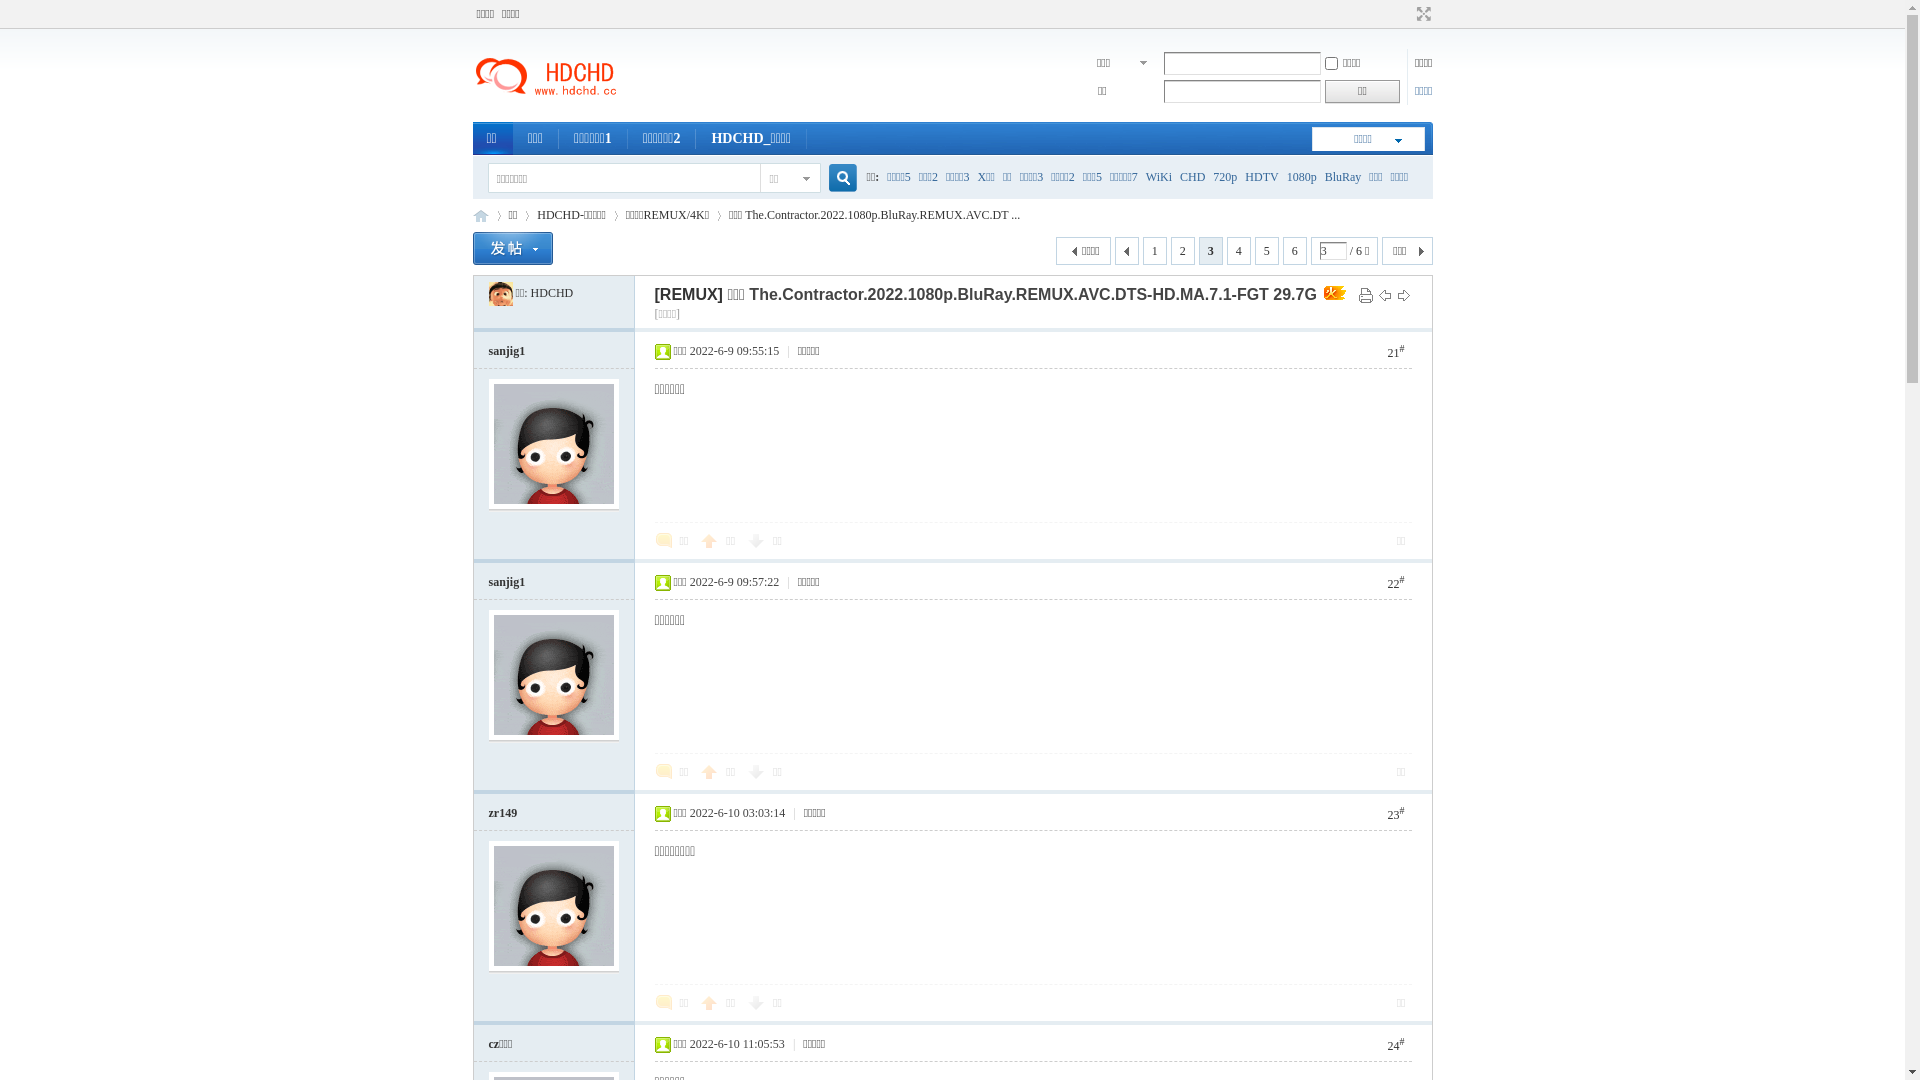 This screenshot has width=1920, height=1080. I want to click on '6', so click(1295, 249).